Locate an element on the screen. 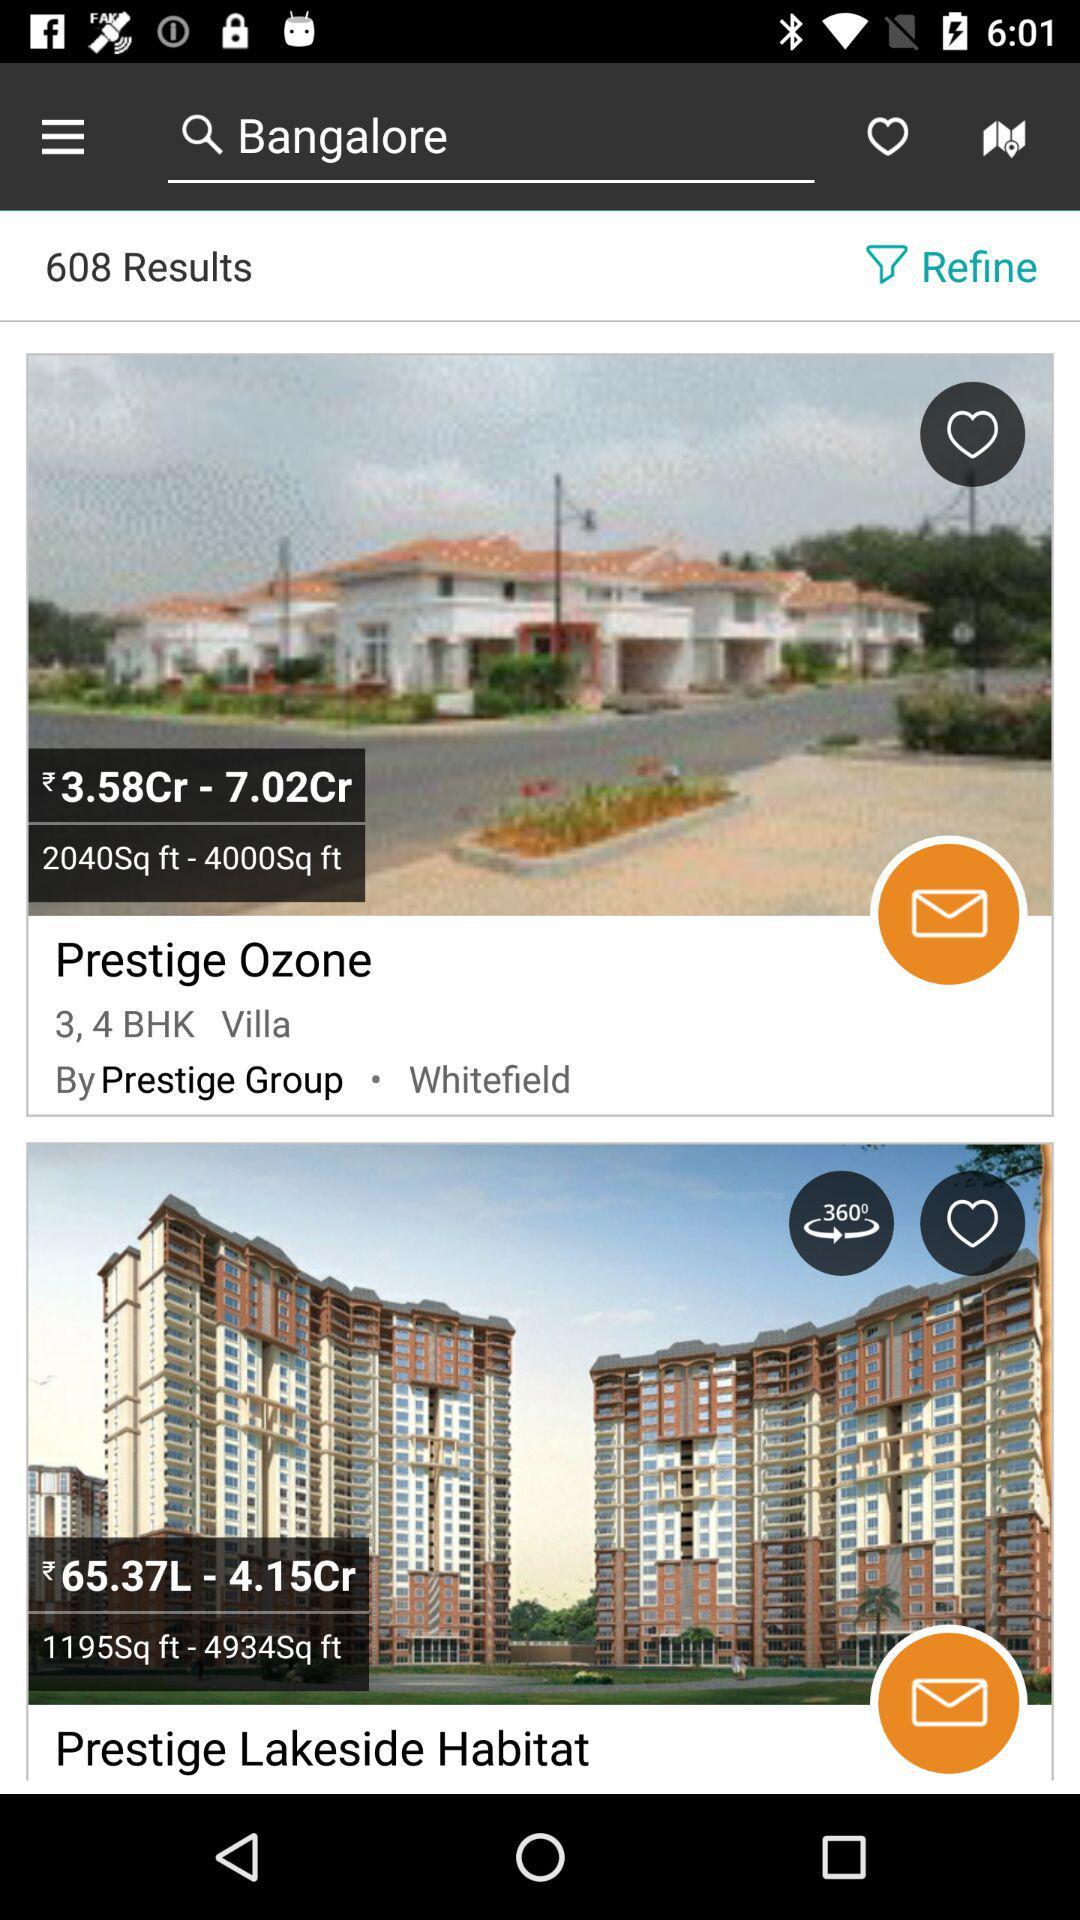 Image resolution: width=1080 pixels, height=1920 pixels. share the article is located at coordinates (83, 135).